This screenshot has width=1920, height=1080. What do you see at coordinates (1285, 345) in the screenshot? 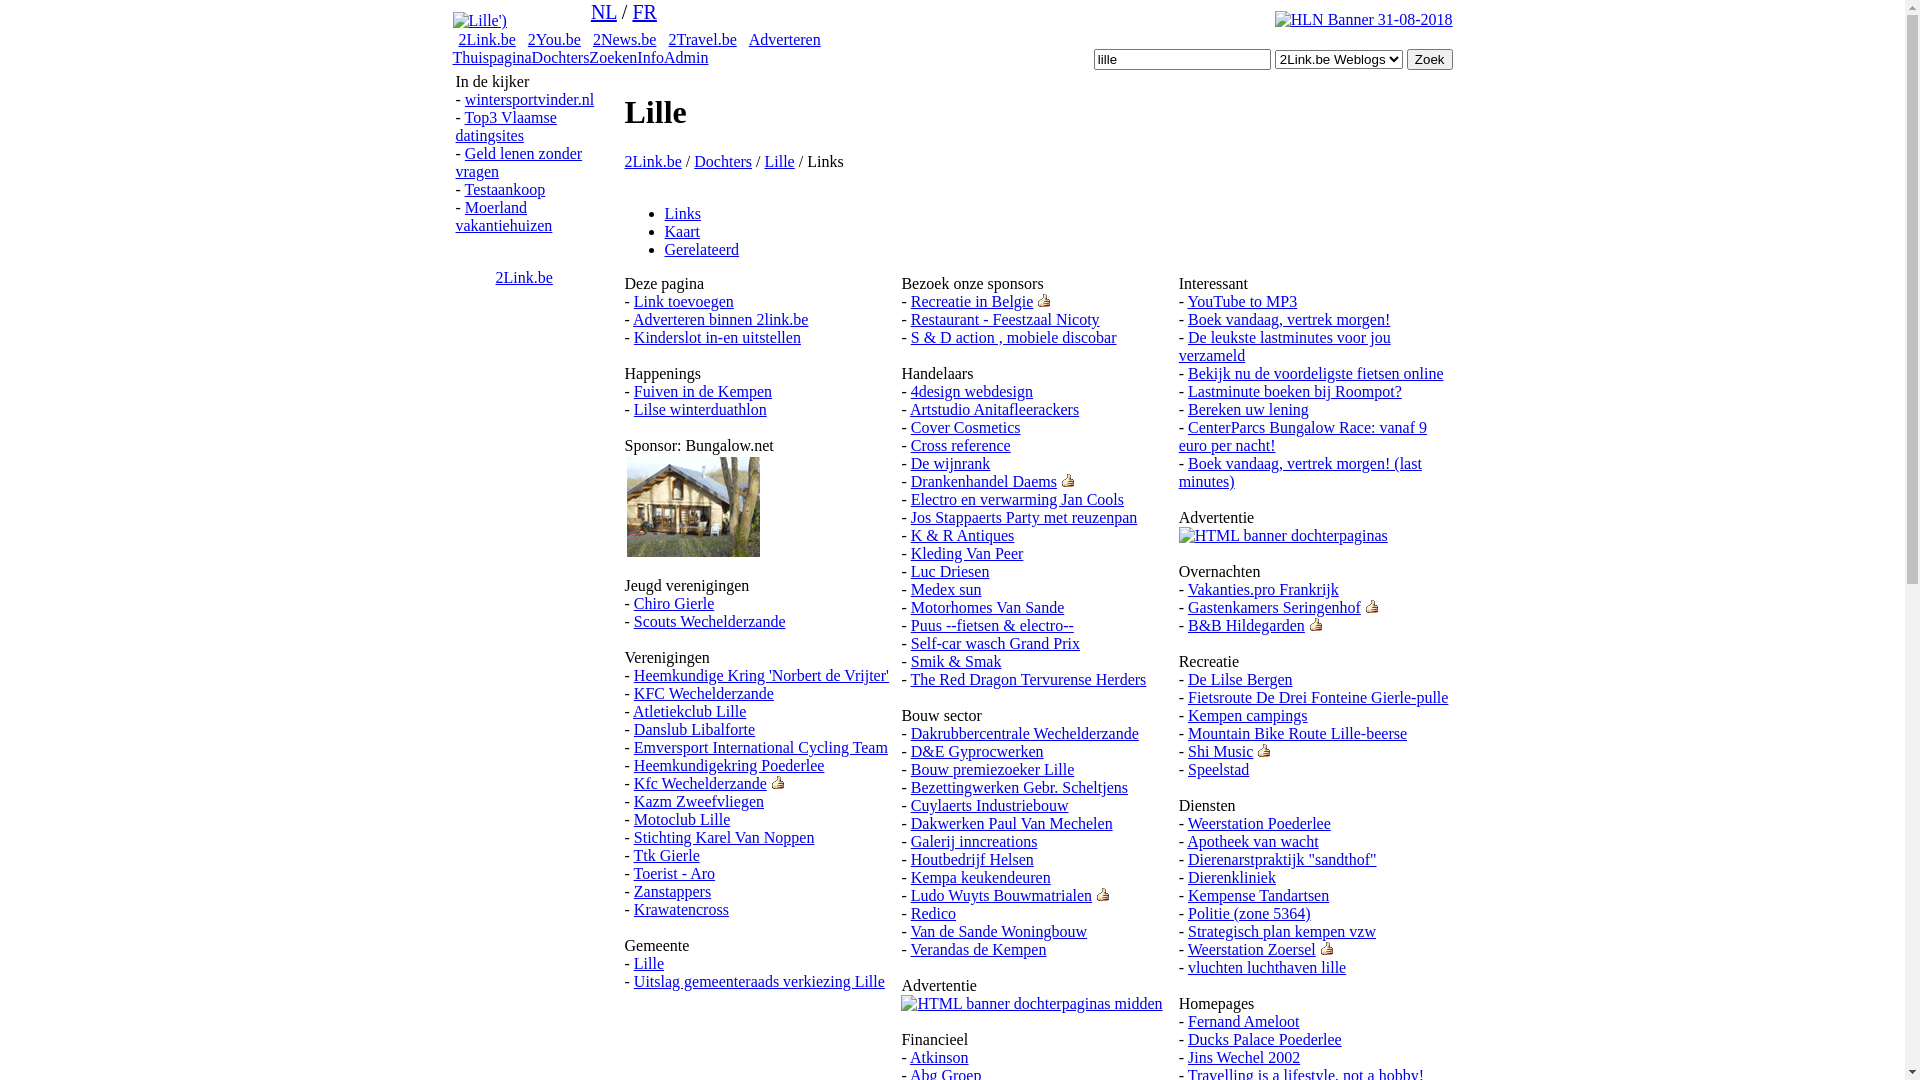
I see `'De leukste lastminutes voor jou verzameld'` at bounding box center [1285, 345].